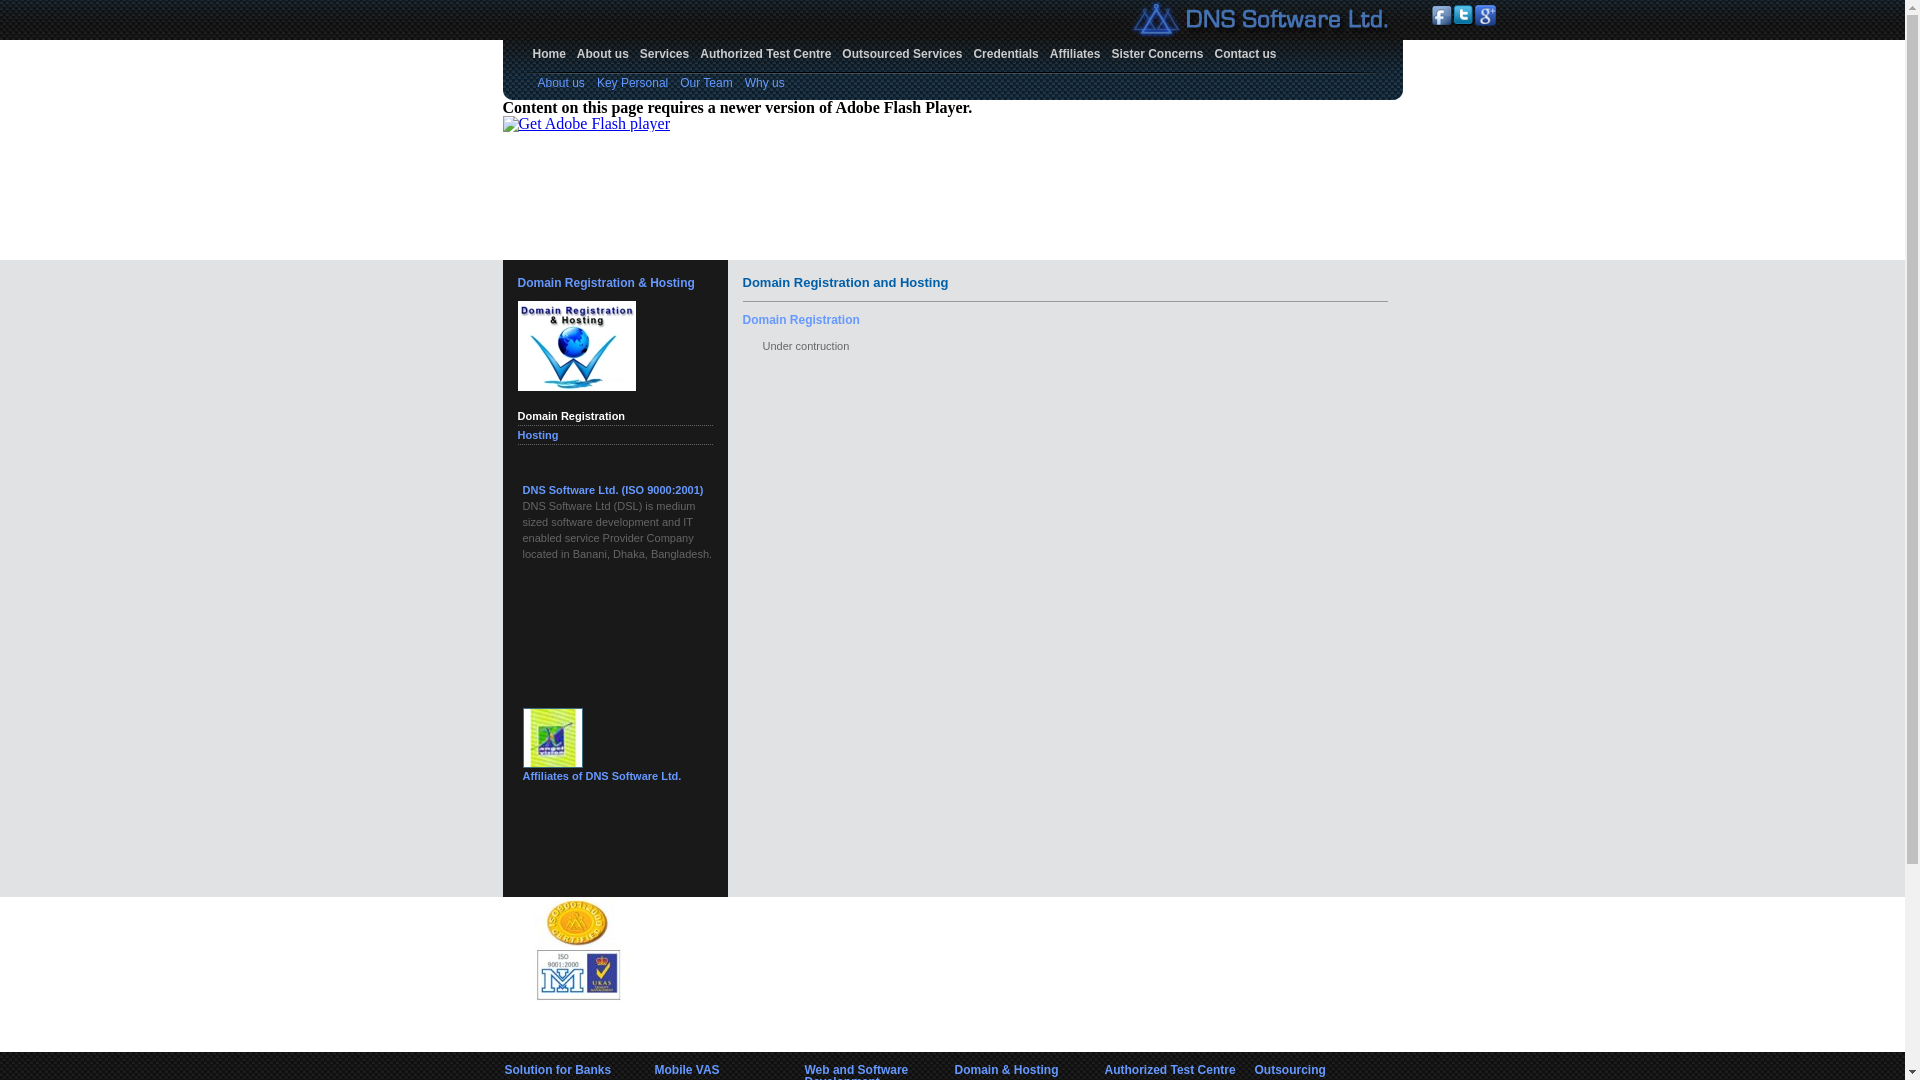 The width and height of the screenshot is (1920, 1080). Describe the element at coordinates (764, 53) in the screenshot. I see `'Authorized Test Centre'` at that location.